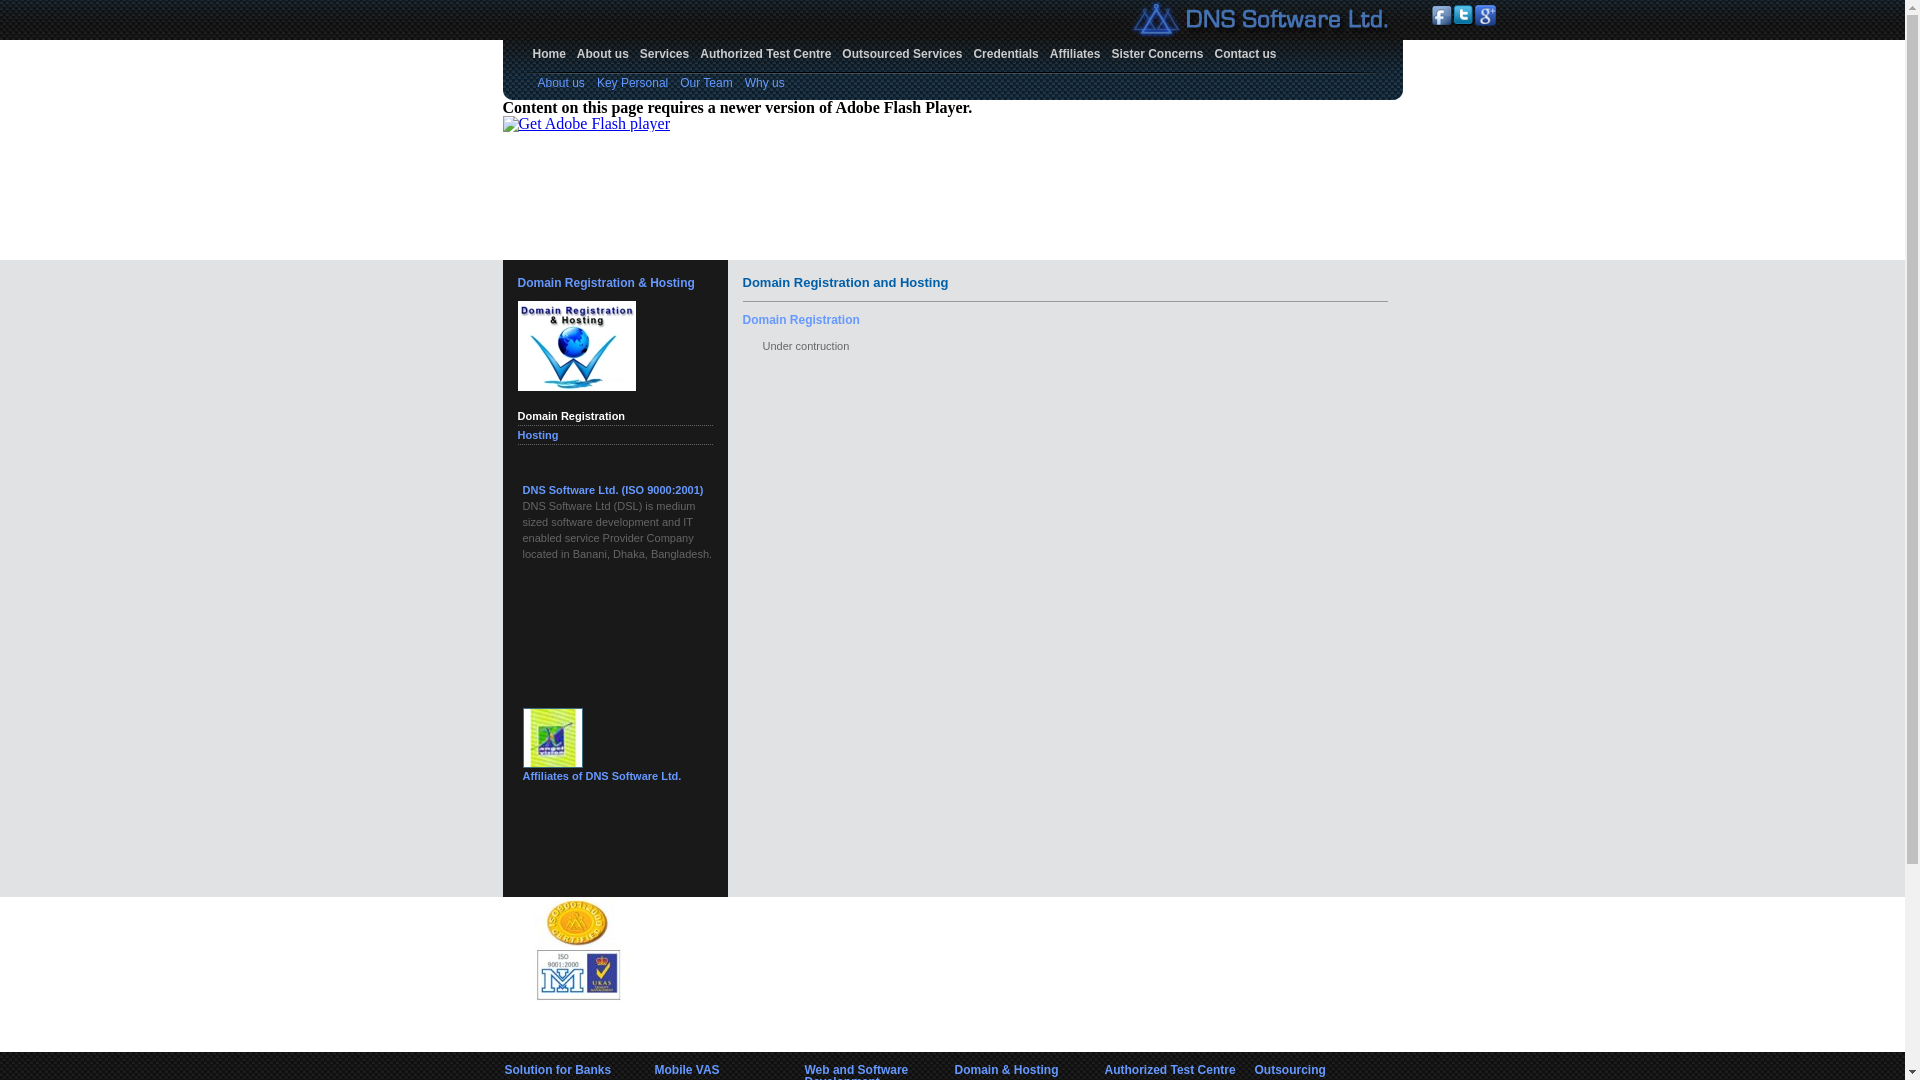 The width and height of the screenshot is (1920, 1080). Describe the element at coordinates (764, 53) in the screenshot. I see `'Authorized Test Centre'` at that location.